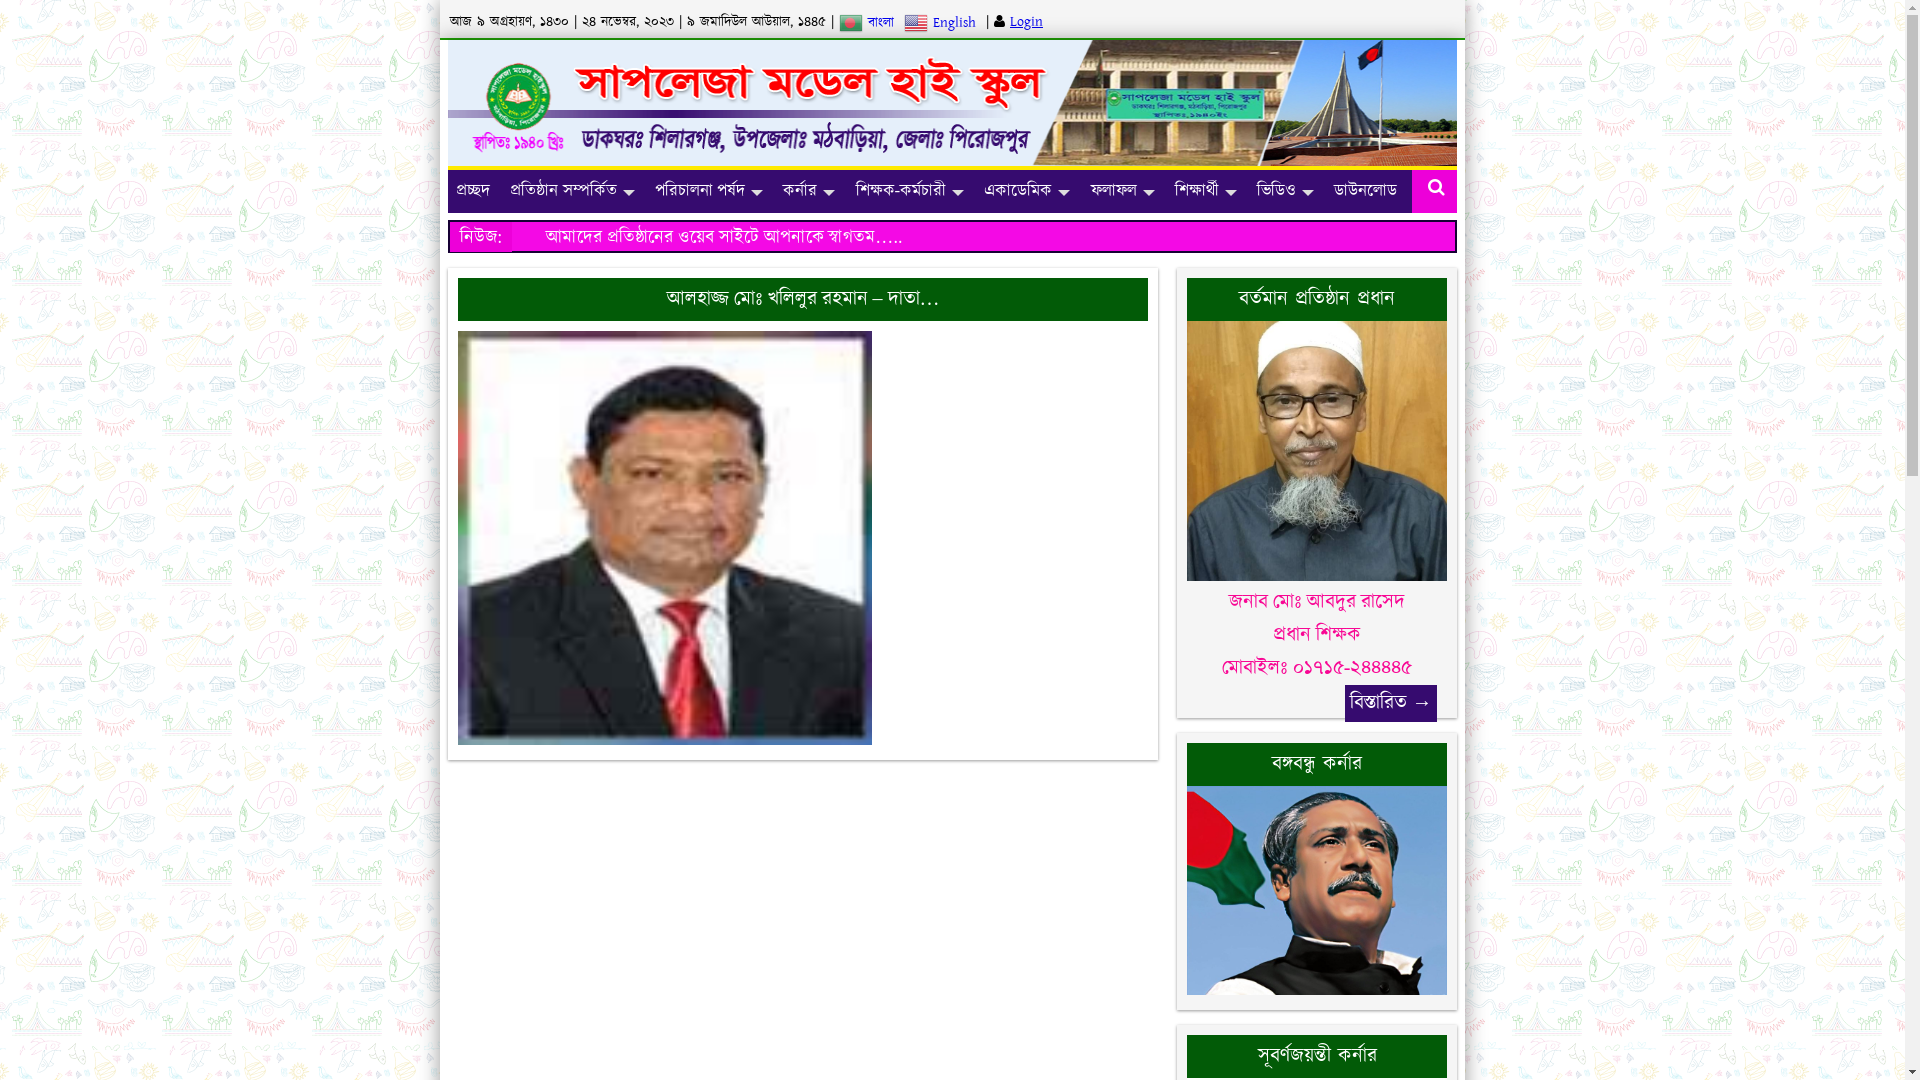 The width and height of the screenshot is (1920, 1080). Describe the element at coordinates (941, 22) in the screenshot. I see `'English'` at that location.